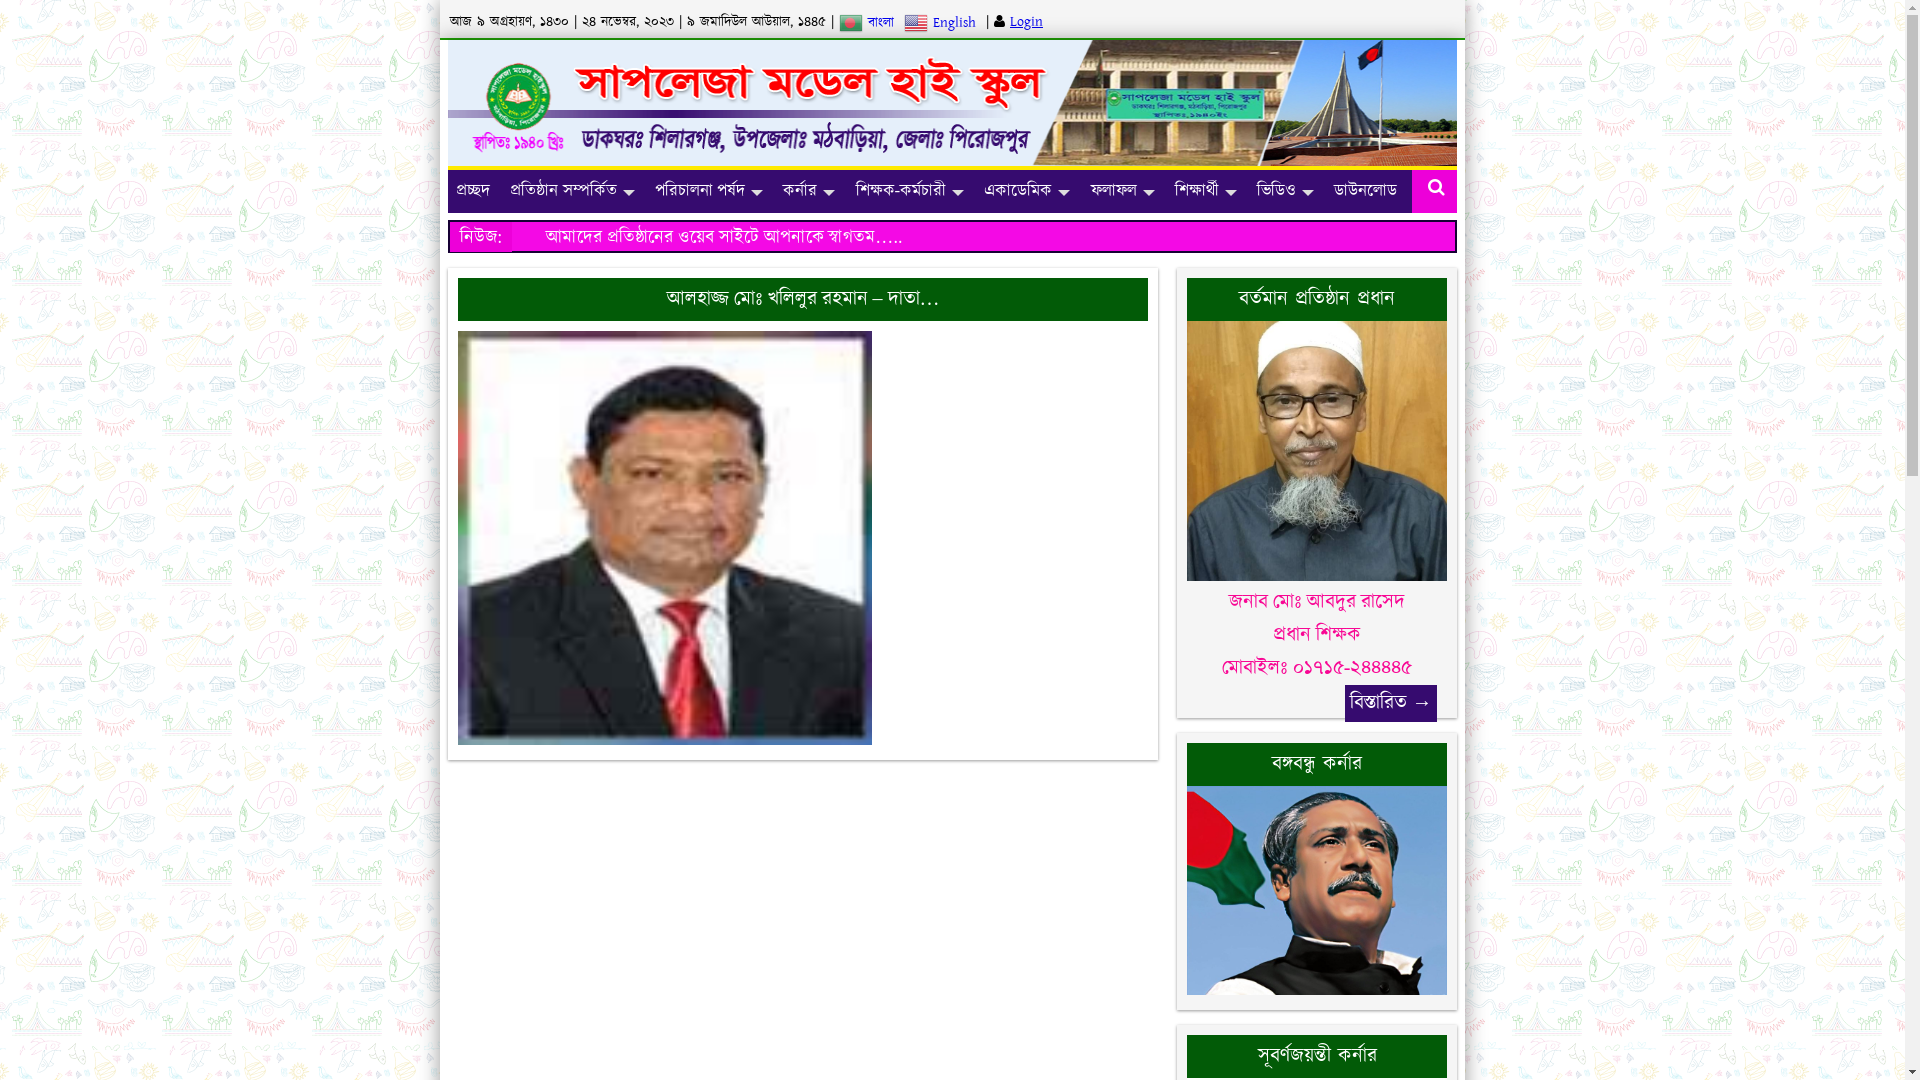 The width and height of the screenshot is (1920, 1080). Describe the element at coordinates (941, 22) in the screenshot. I see `'English'` at that location.